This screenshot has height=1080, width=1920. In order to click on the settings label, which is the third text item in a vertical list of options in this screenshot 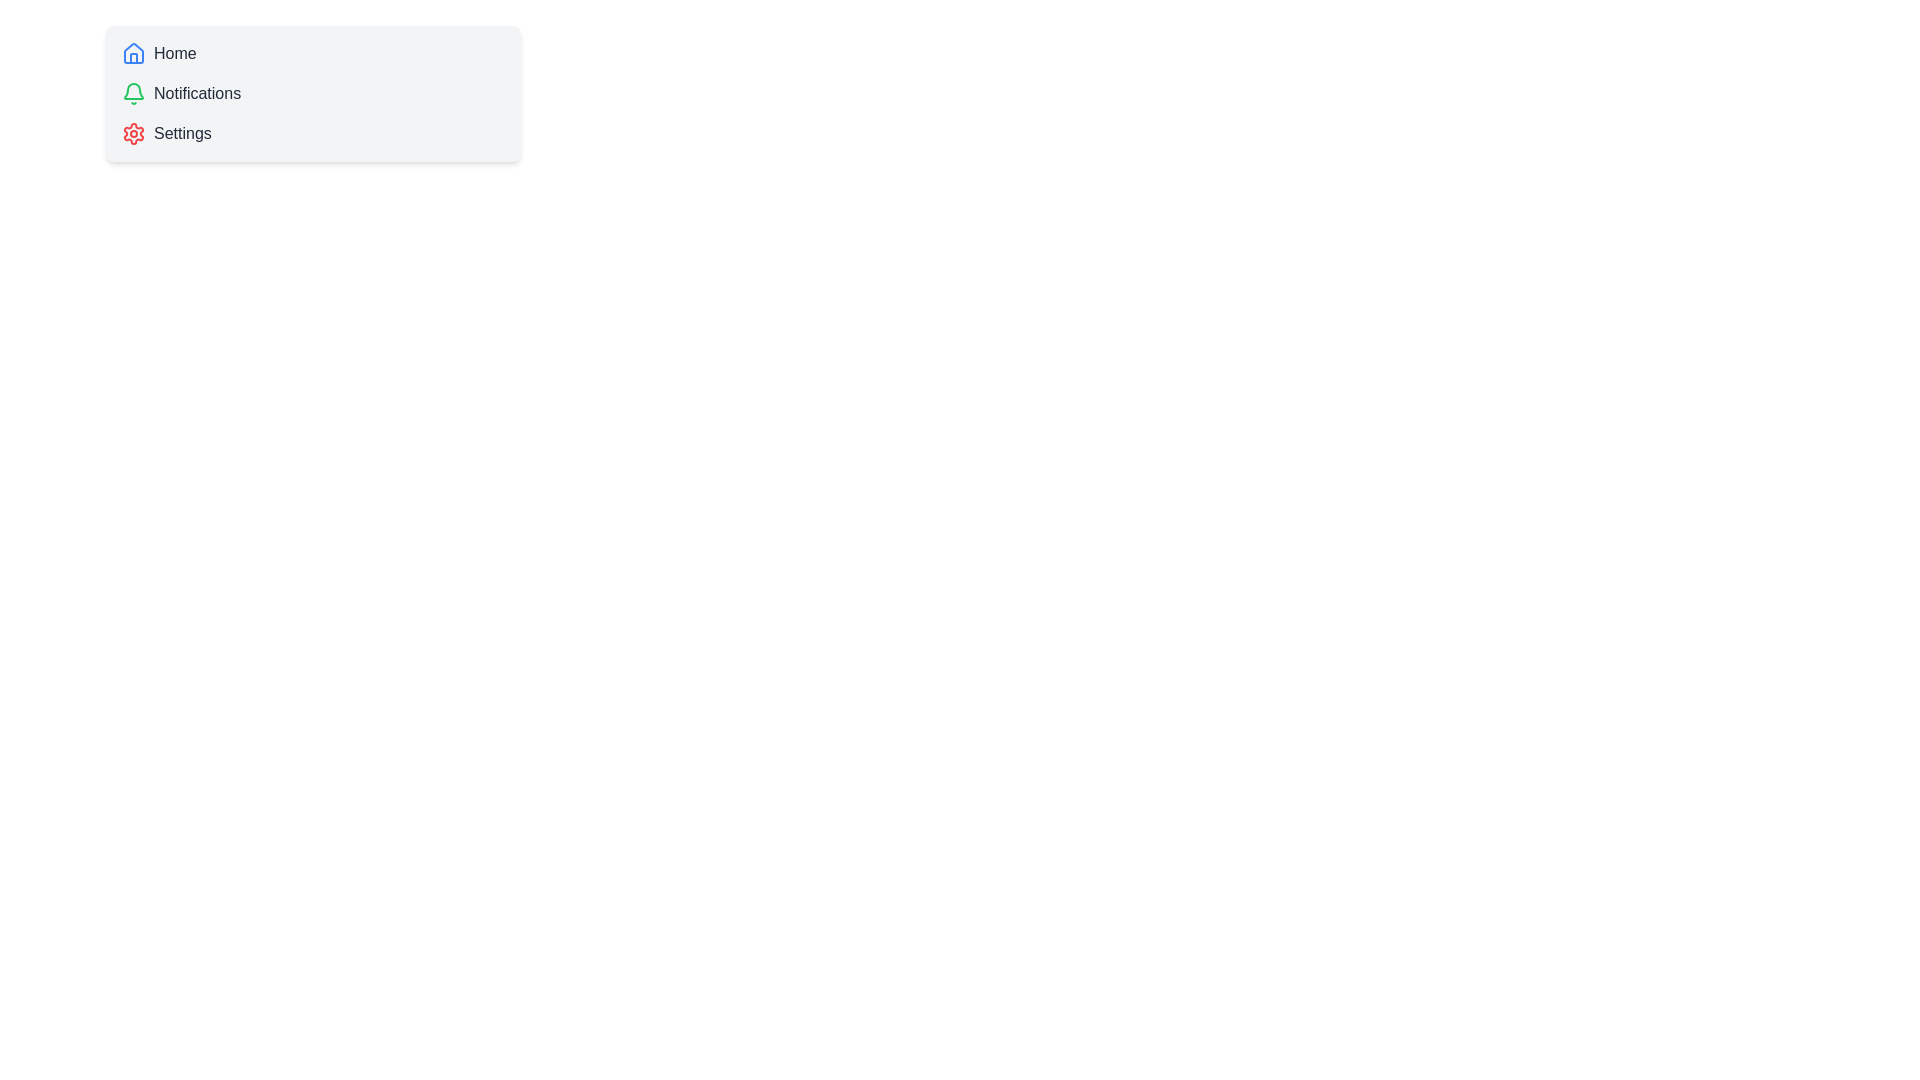, I will do `click(182, 134)`.